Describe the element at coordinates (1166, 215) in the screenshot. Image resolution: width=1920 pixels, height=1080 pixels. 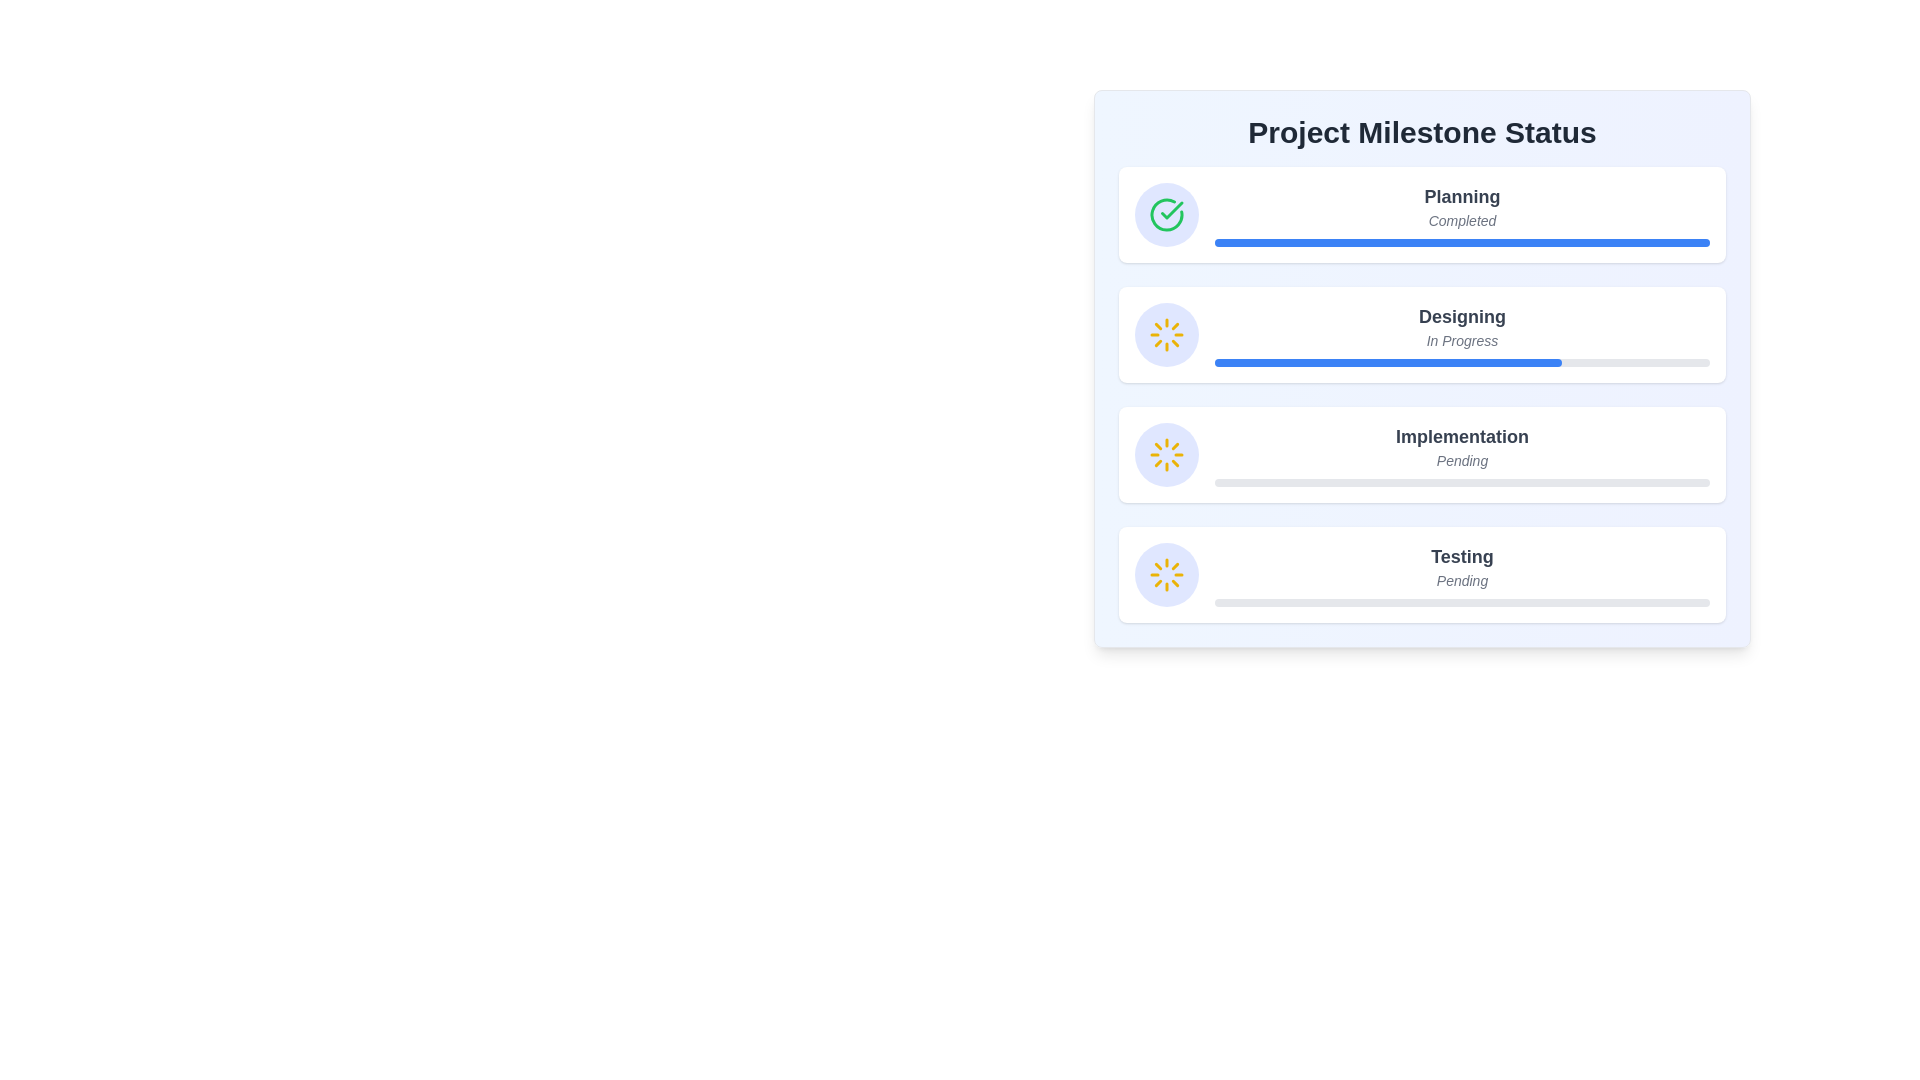
I see `the green checkmark icon with an indigo background, located next to the text 'Planning' and above 'Completed'` at that location.